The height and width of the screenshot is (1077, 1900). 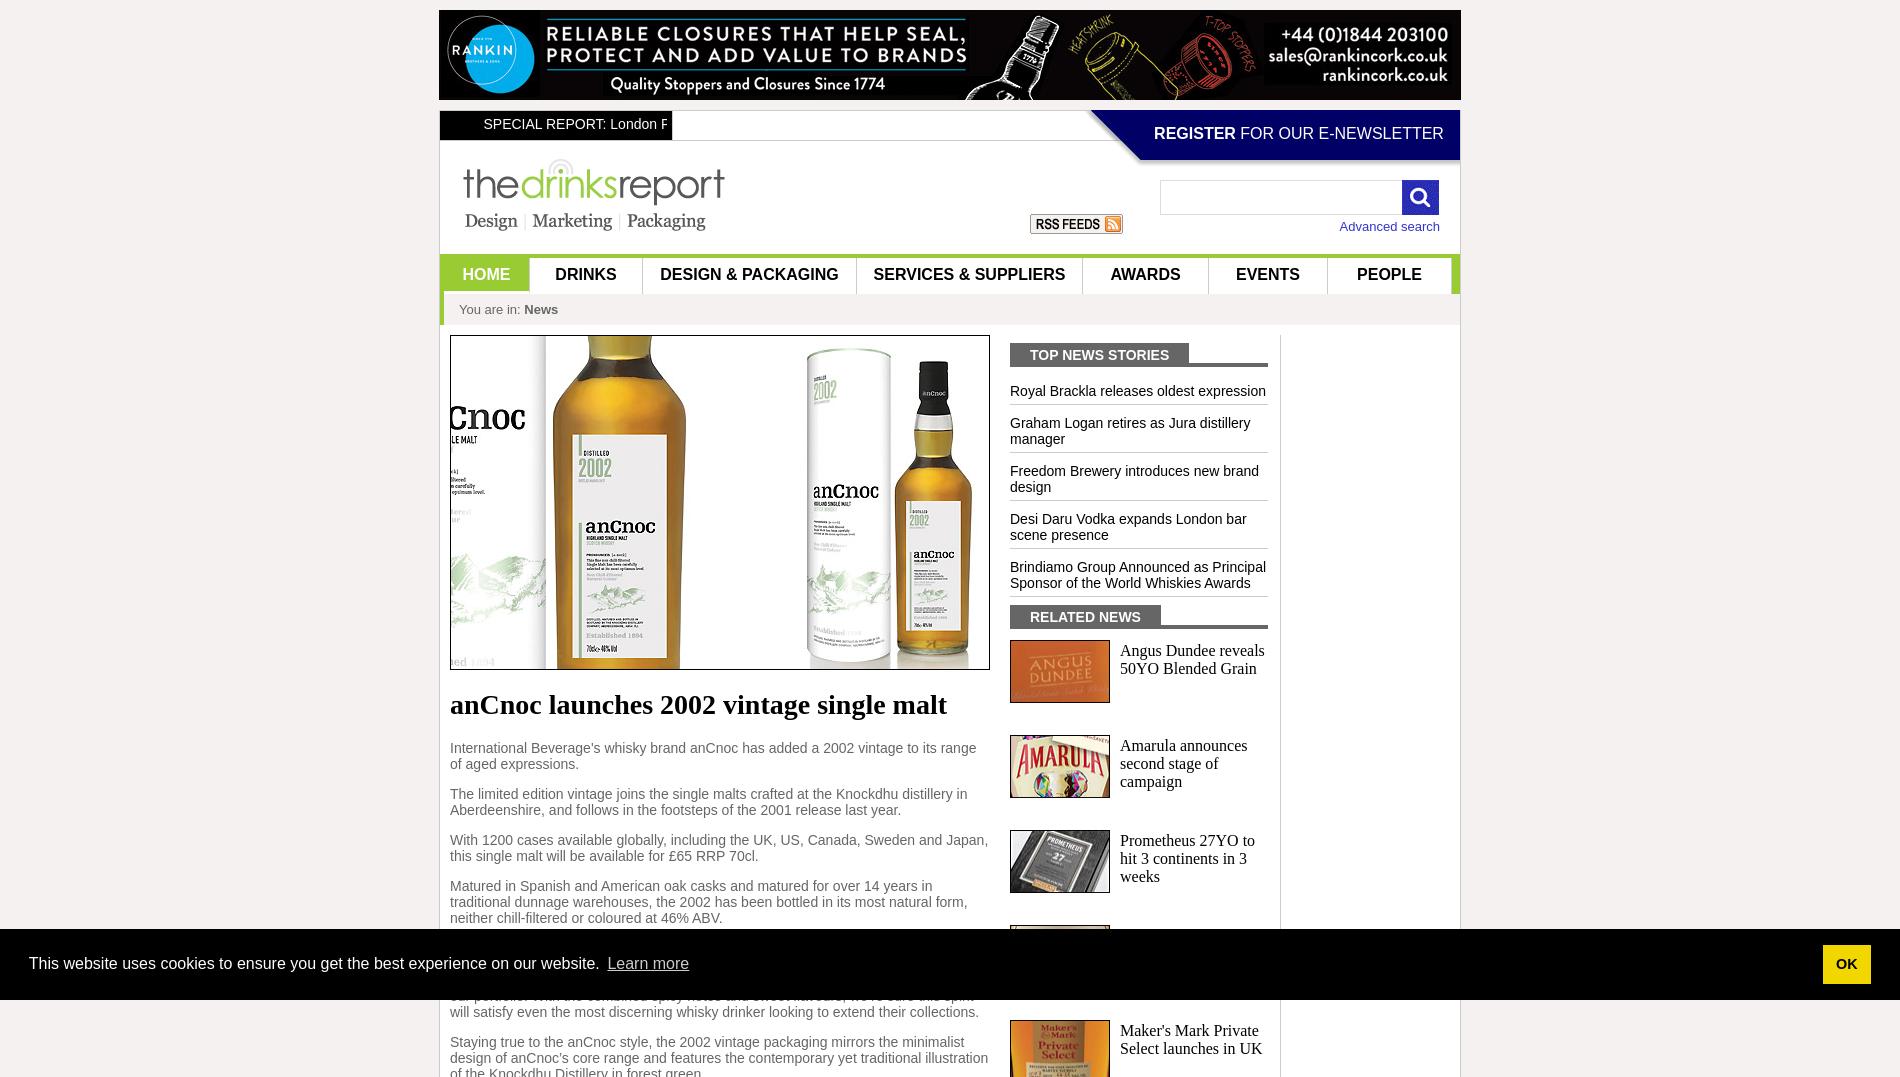 What do you see at coordinates (1120, 762) in the screenshot?
I see `'Amarula announces second stage of campaign'` at bounding box center [1120, 762].